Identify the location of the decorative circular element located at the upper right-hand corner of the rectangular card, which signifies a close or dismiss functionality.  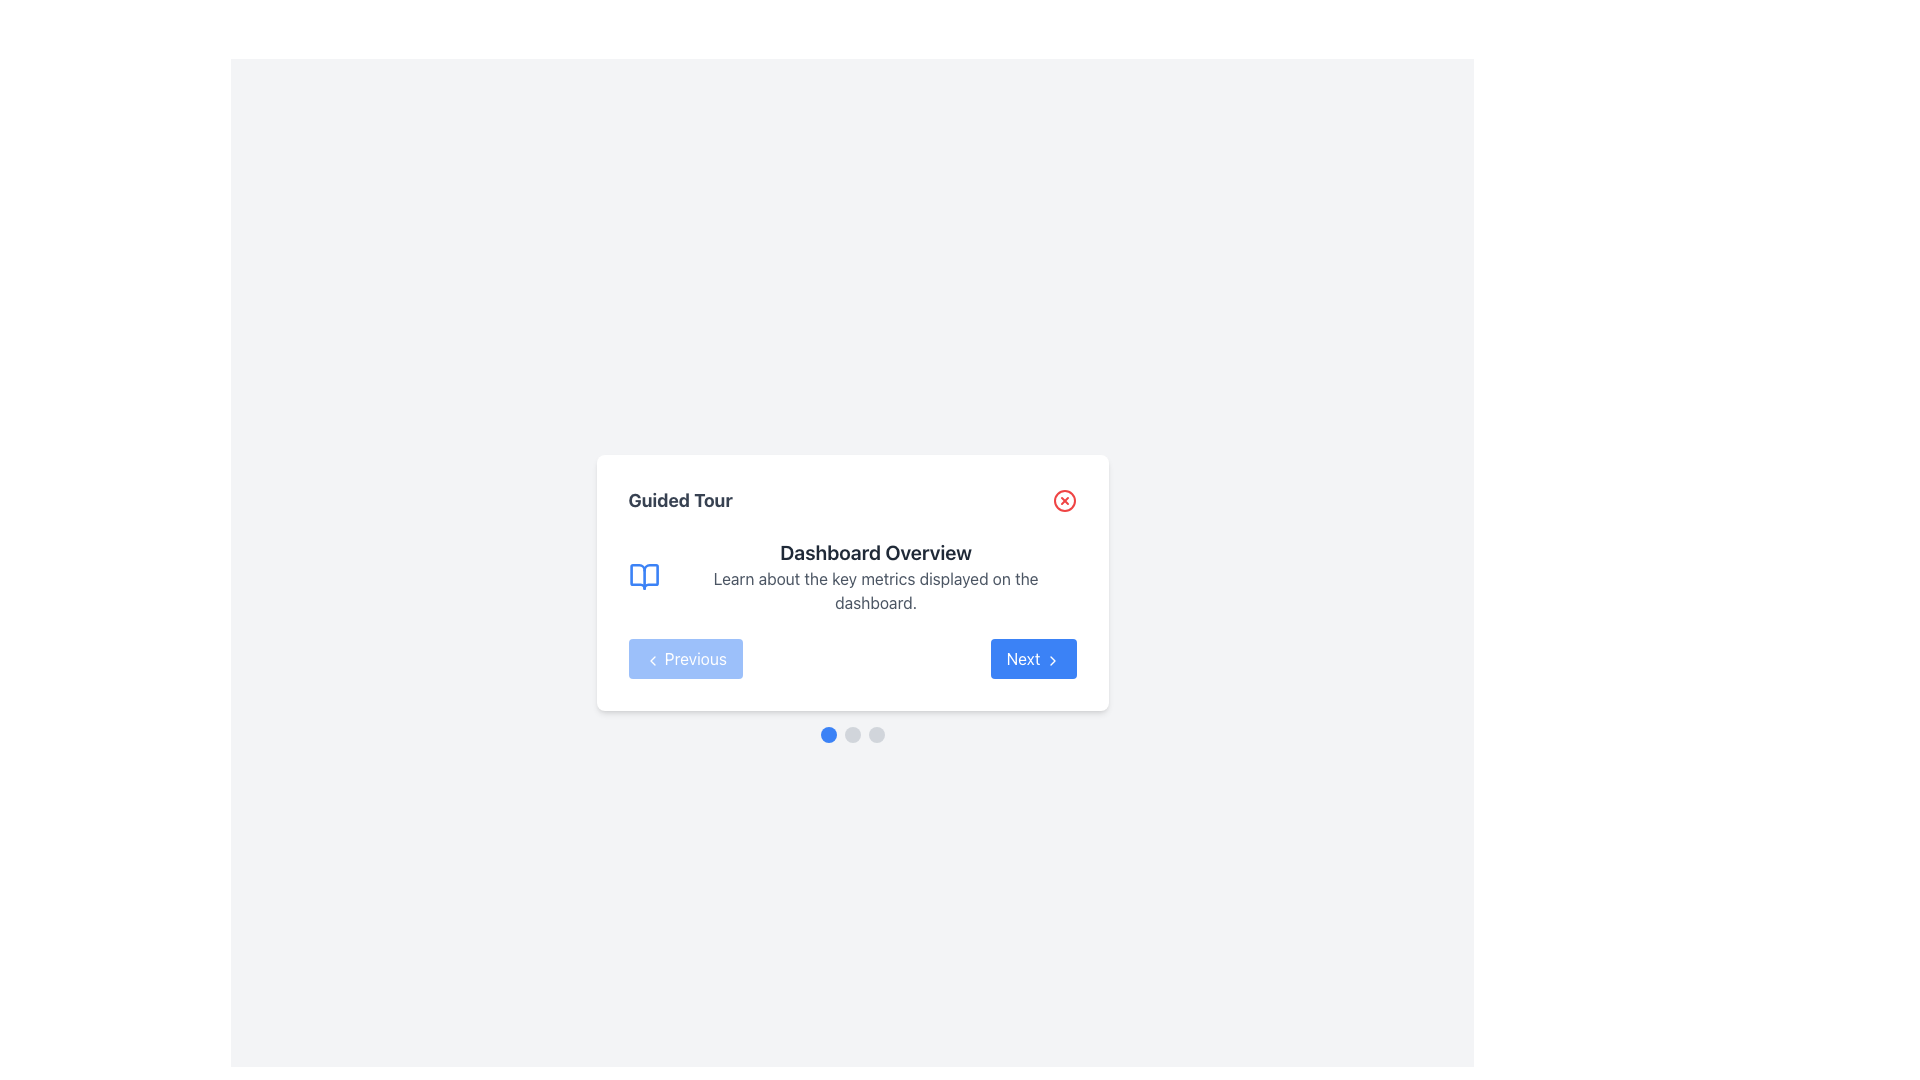
(1063, 500).